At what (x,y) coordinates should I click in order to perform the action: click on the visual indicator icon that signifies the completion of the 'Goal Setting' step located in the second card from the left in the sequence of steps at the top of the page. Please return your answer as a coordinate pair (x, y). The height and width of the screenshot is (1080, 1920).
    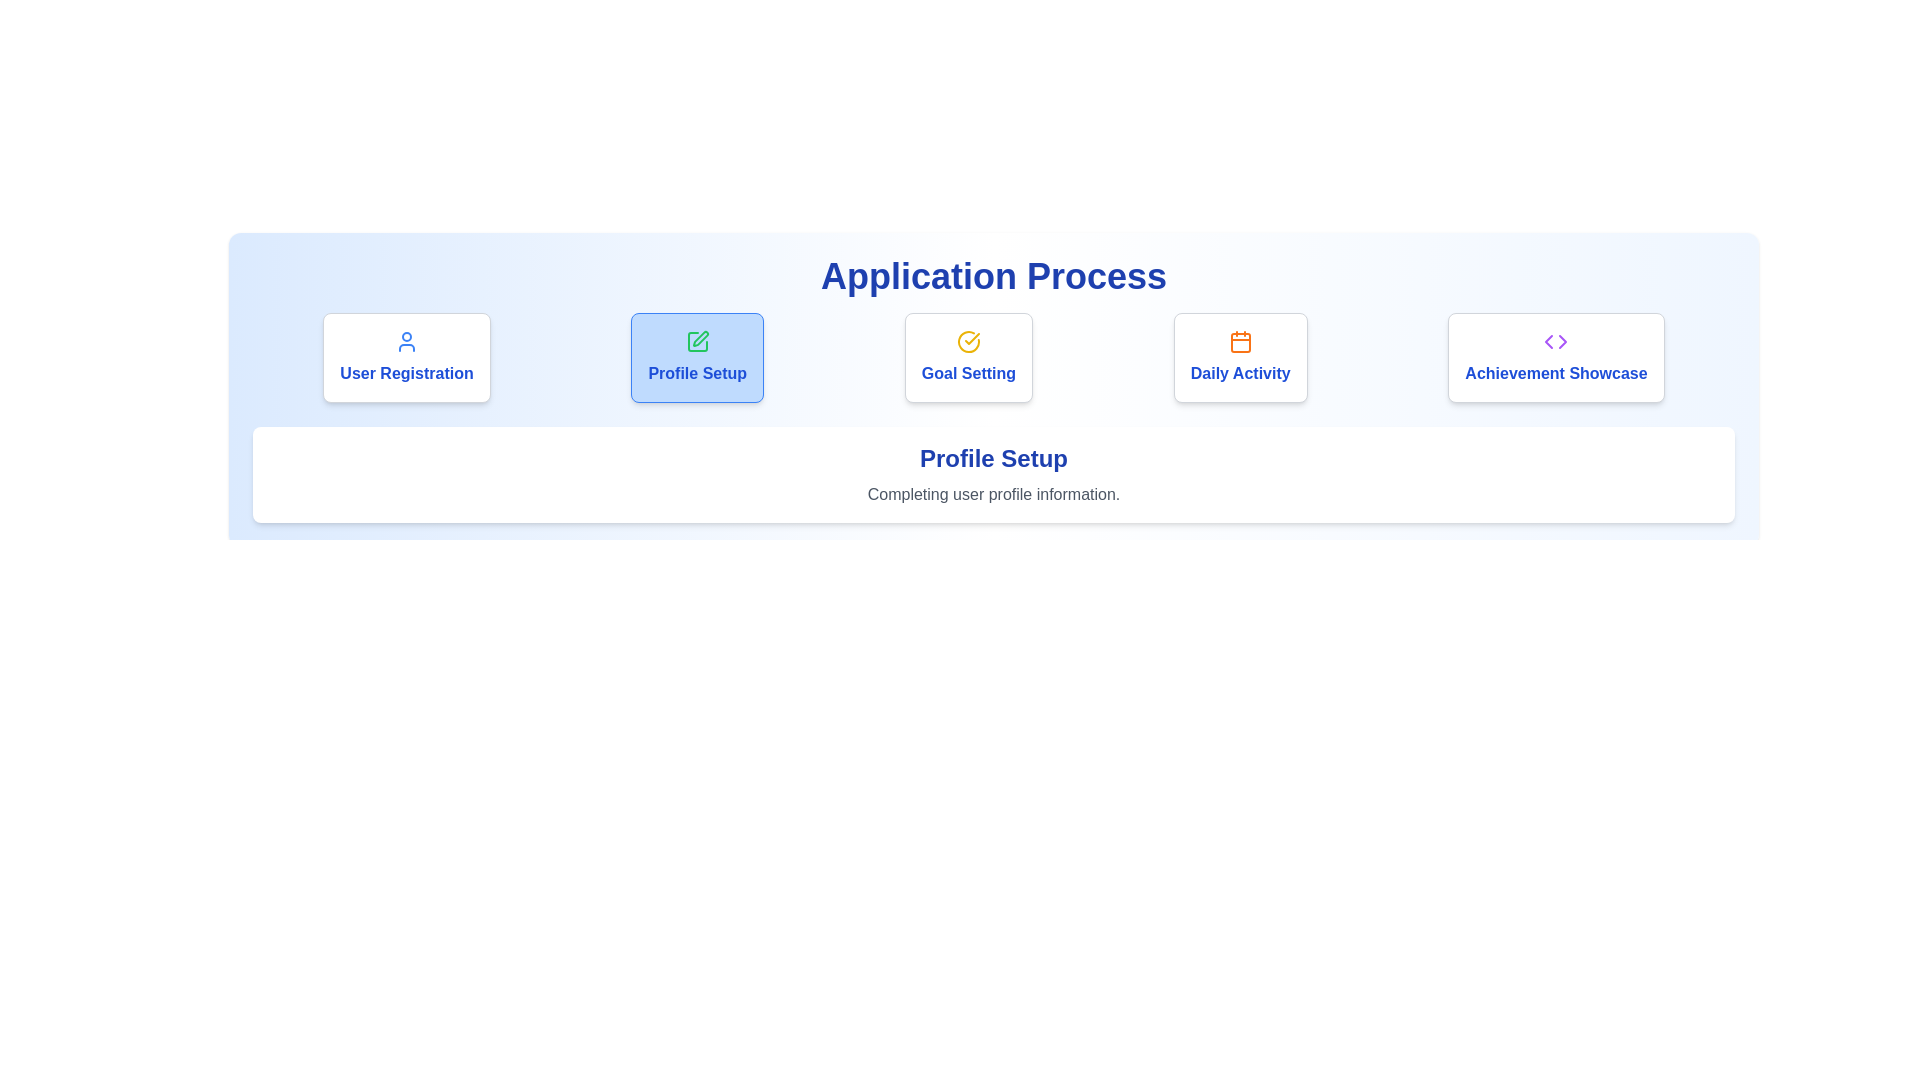
    Looking at the image, I should click on (968, 341).